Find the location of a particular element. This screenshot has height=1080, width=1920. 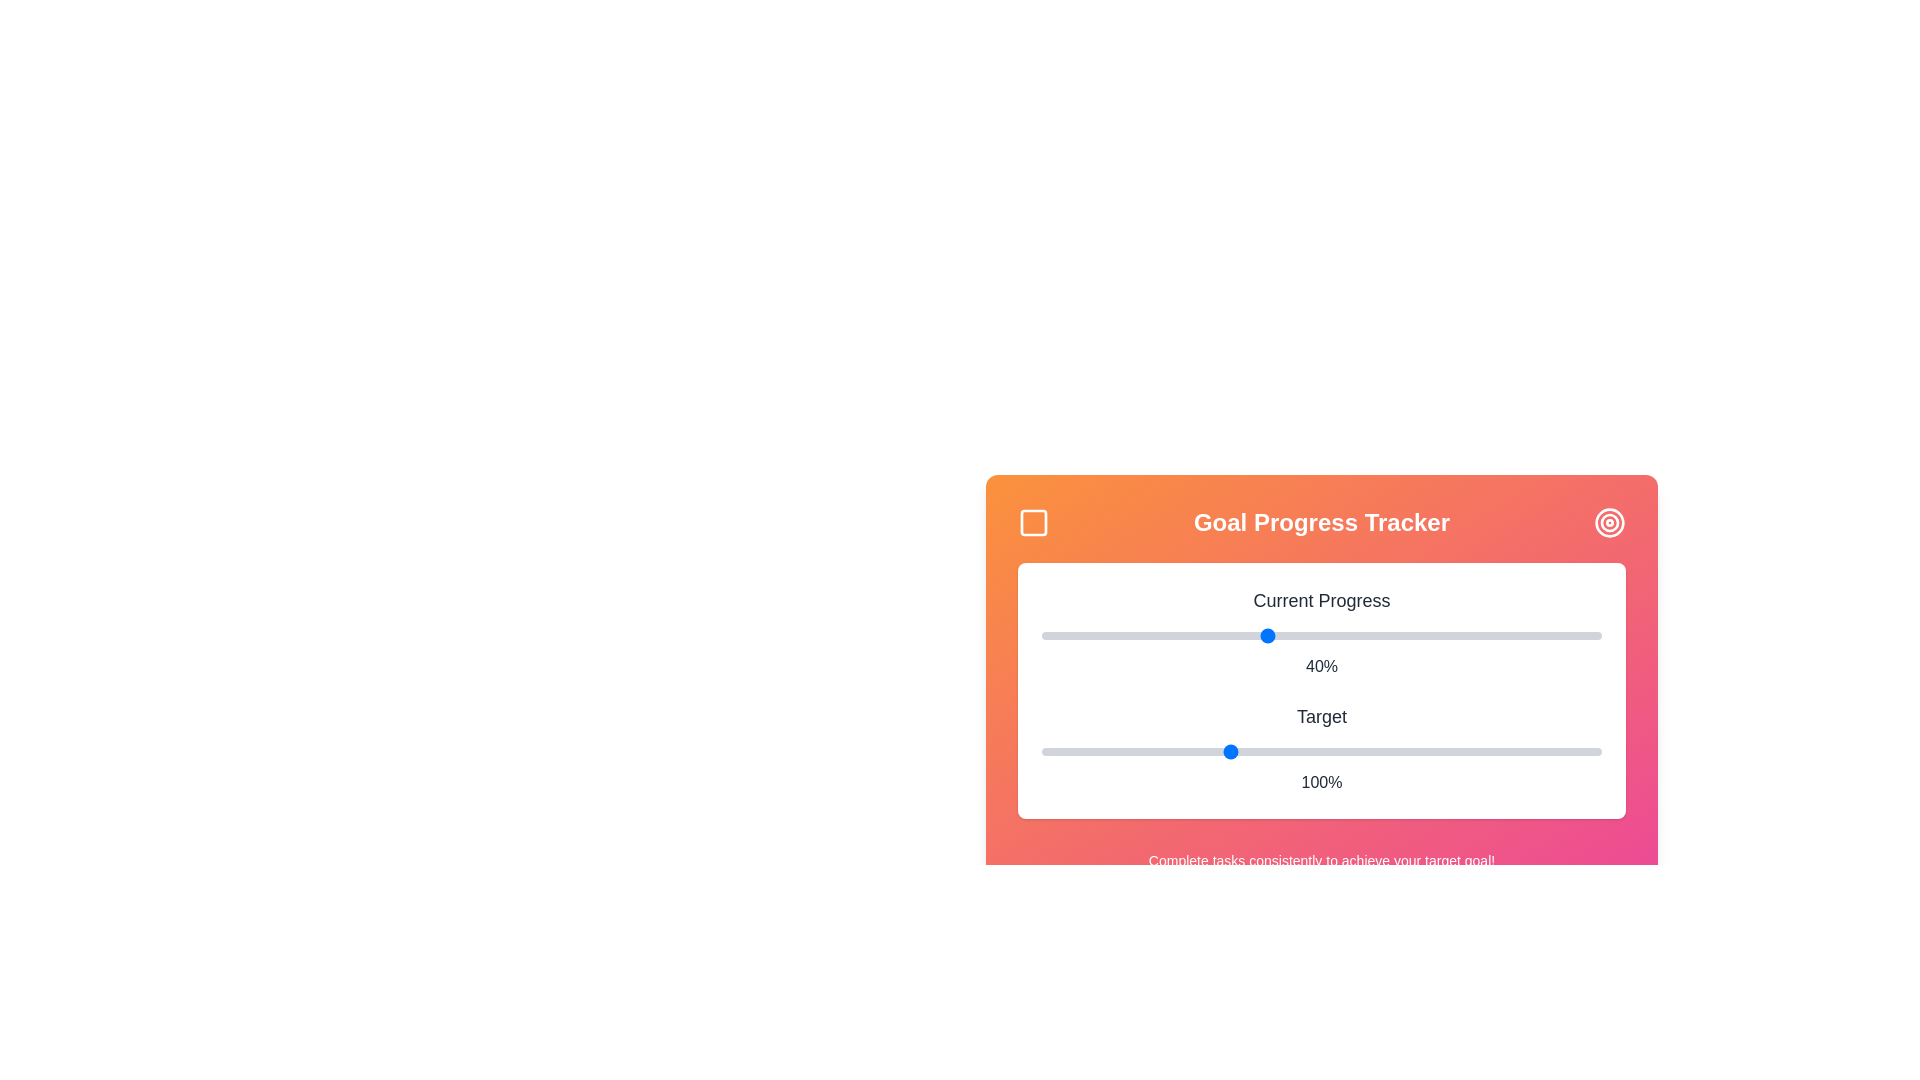

the 'Target' slider to set its value to 172 is located at coordinates (1497, 752).